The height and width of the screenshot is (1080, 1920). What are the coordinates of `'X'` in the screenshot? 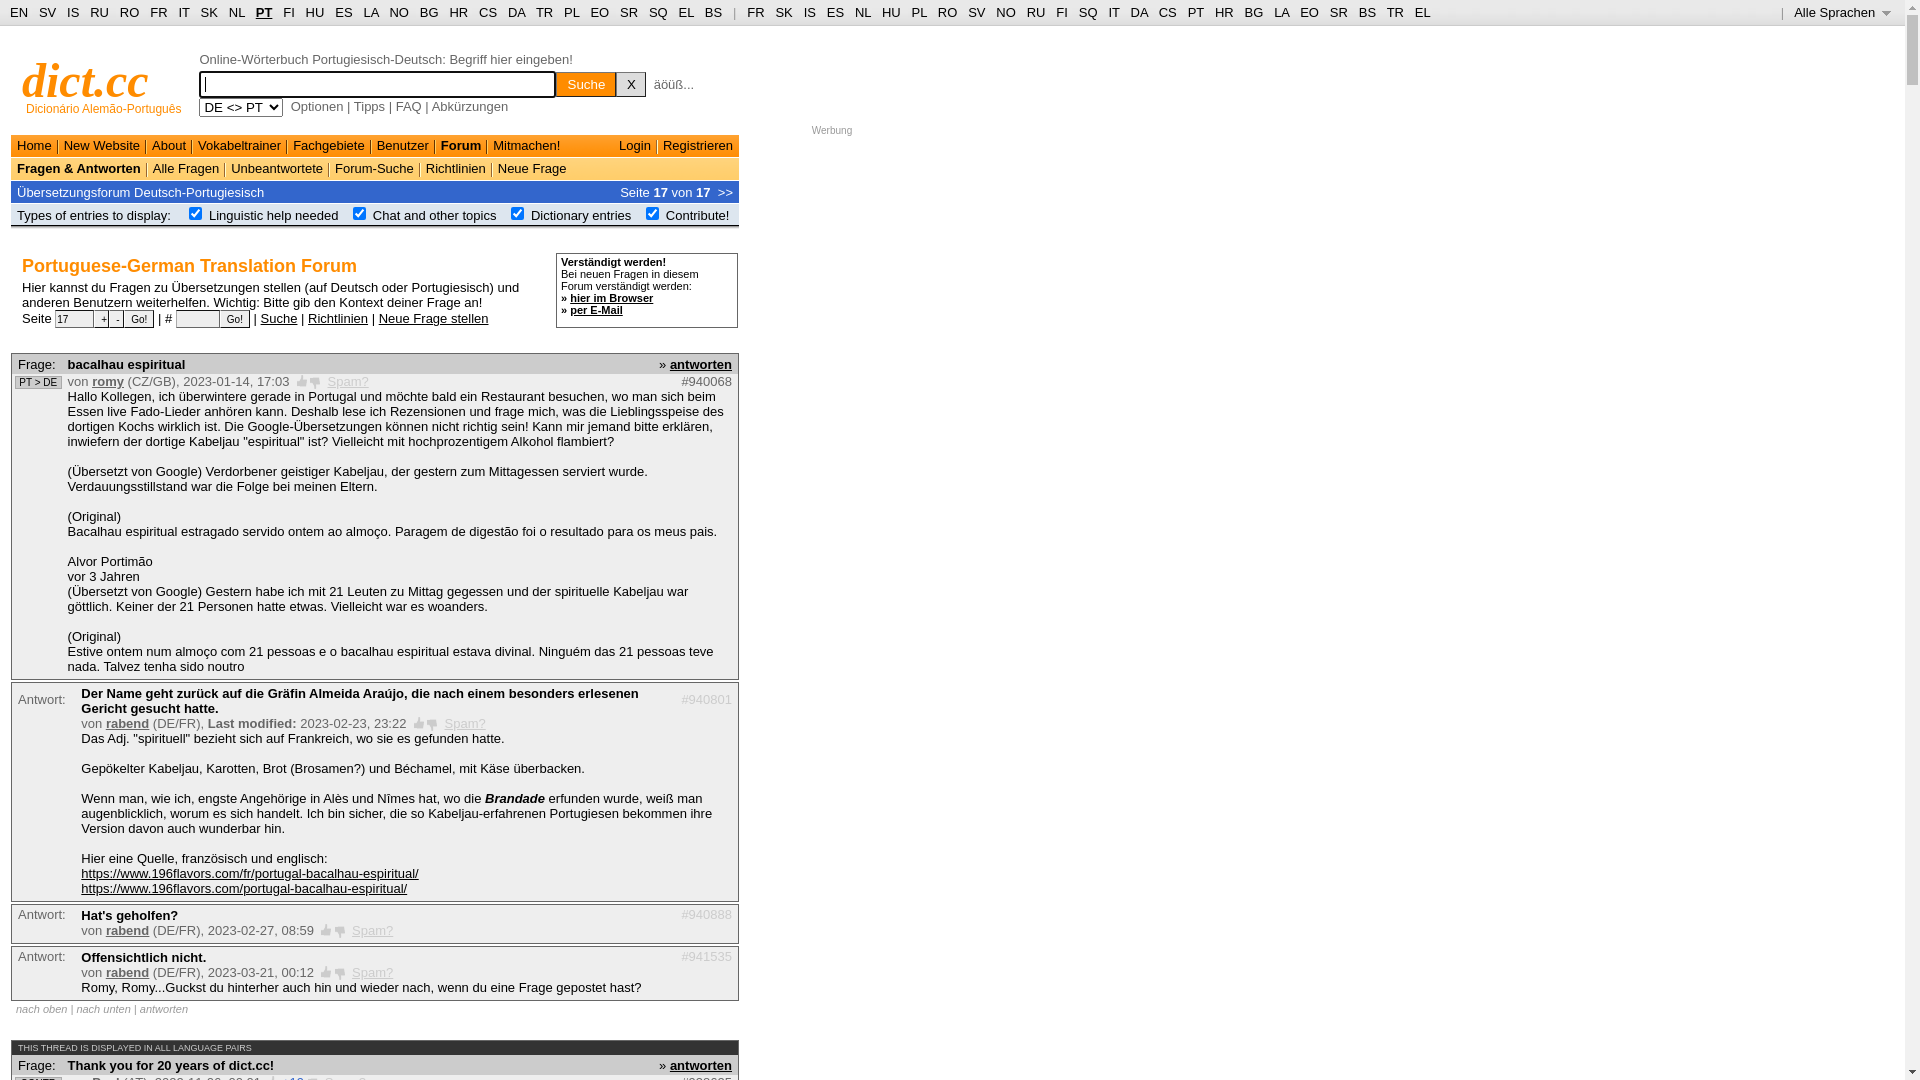 It's located at (629, 83).